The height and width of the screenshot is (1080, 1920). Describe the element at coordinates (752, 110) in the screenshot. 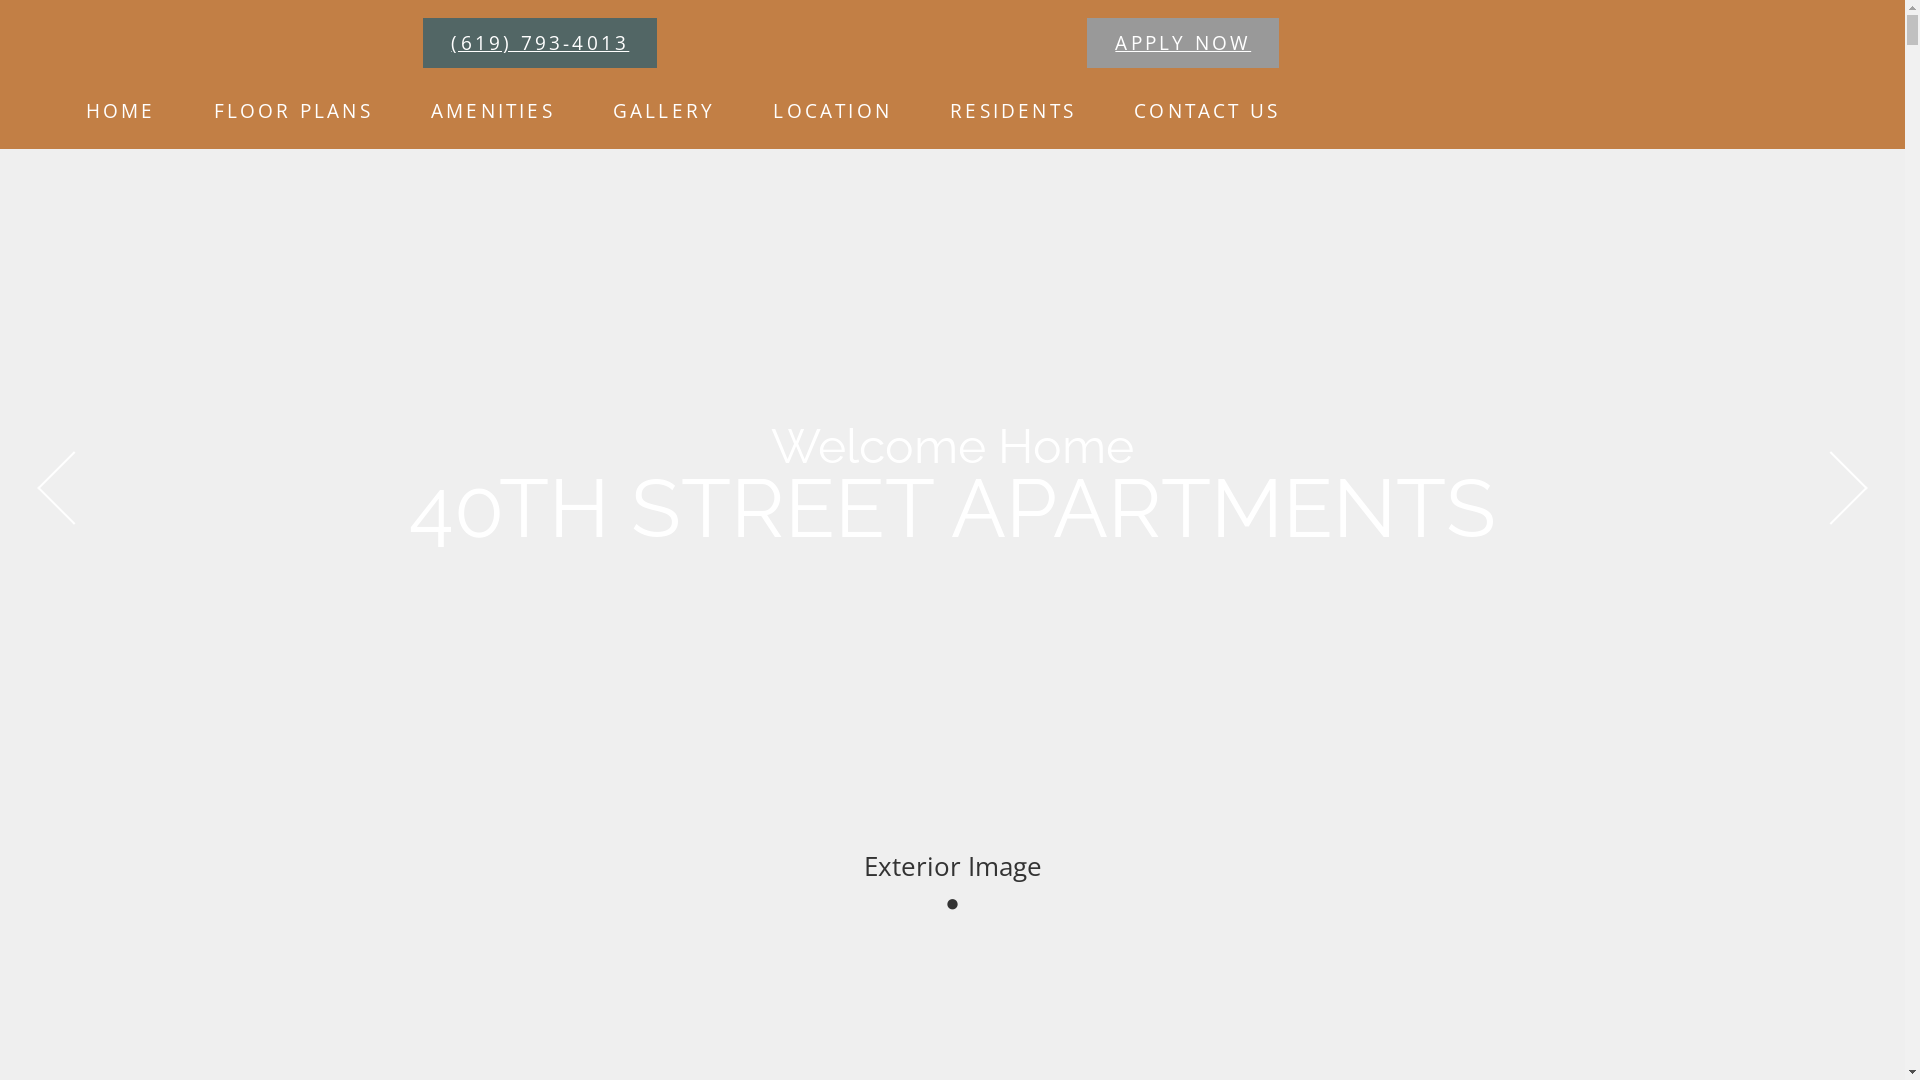

I see `'LOCATION'` at that location.